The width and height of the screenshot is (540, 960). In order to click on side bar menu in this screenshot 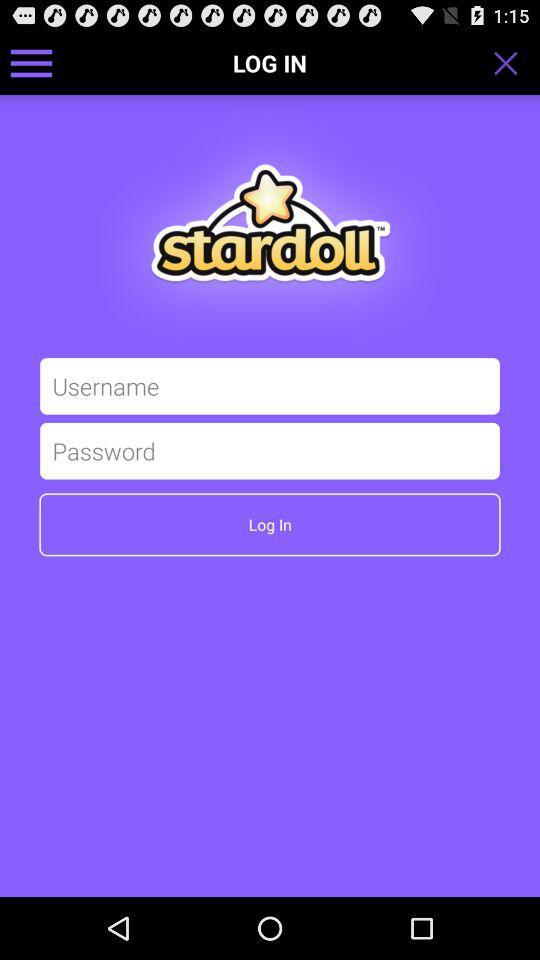, I will do `click(30, 62)`.